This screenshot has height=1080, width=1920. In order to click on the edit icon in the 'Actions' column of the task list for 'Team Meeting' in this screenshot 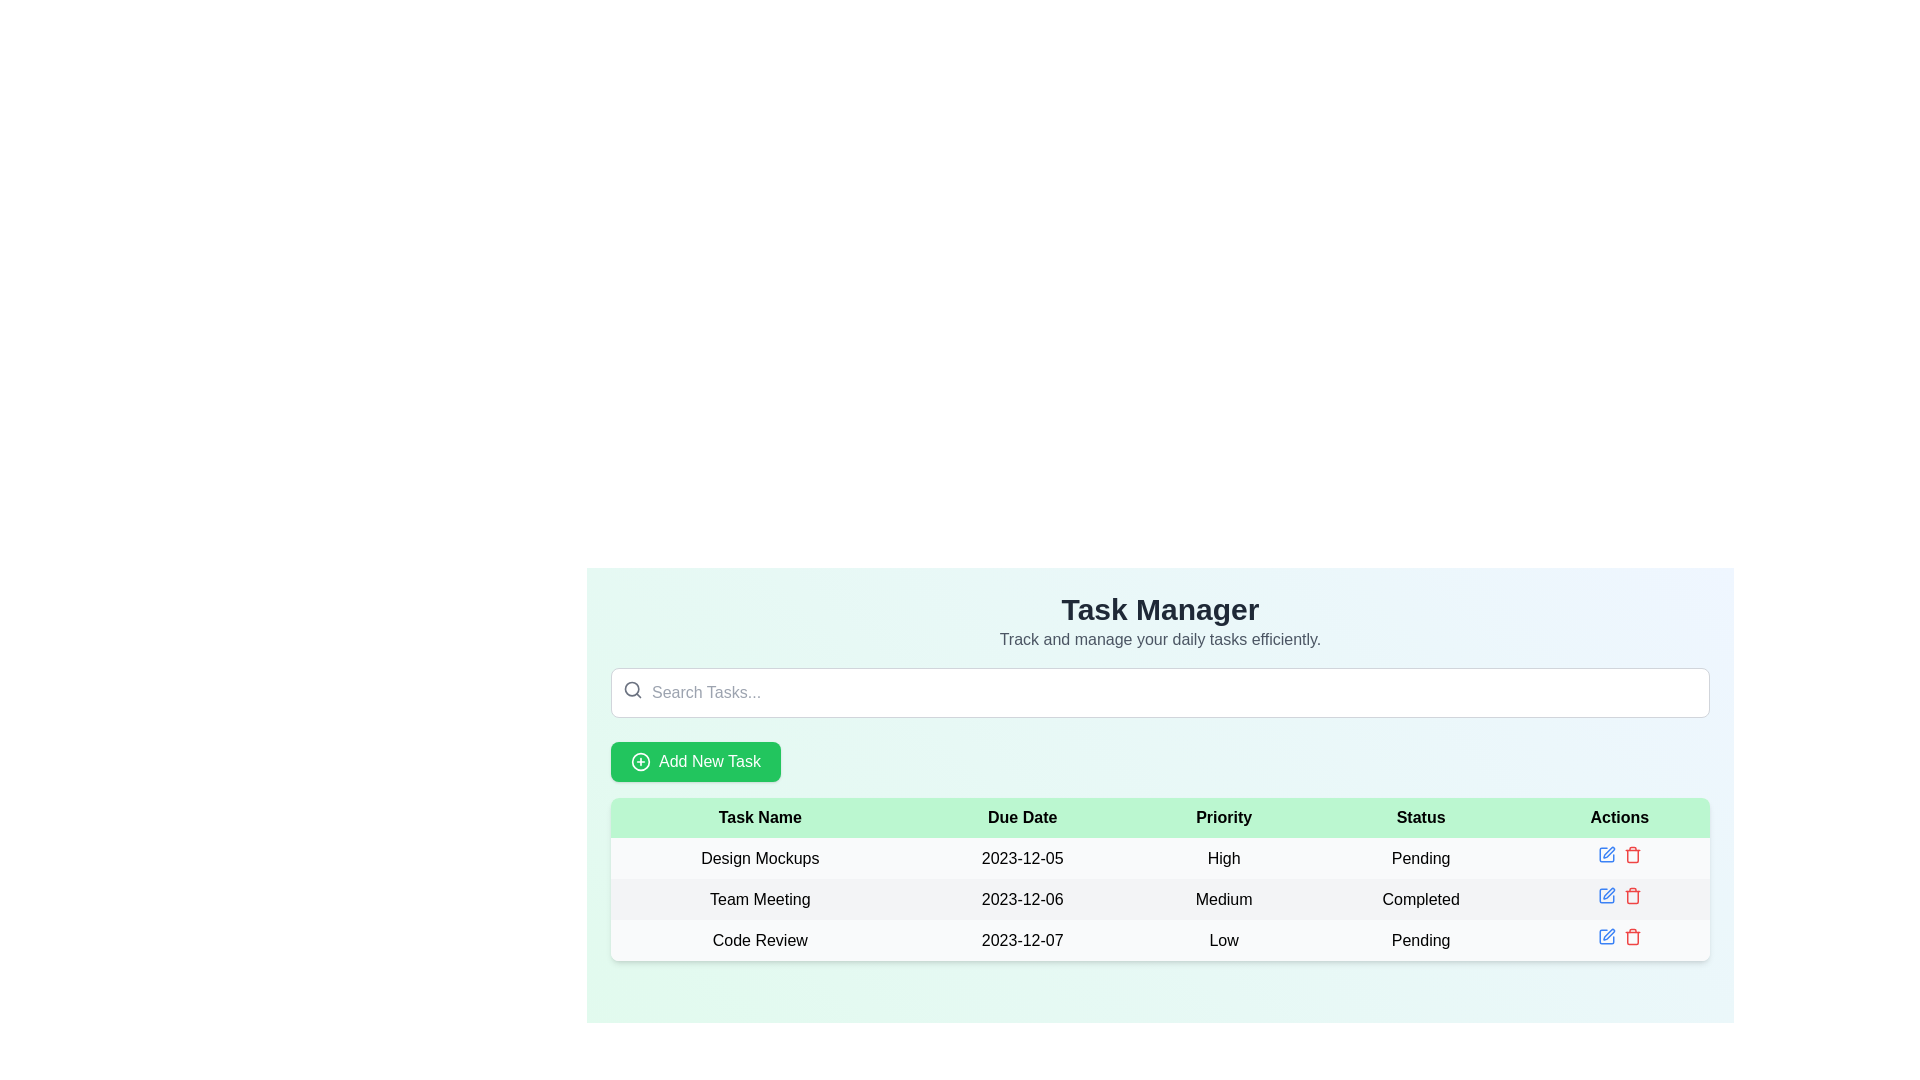, I will do `click(1606, 894)`.